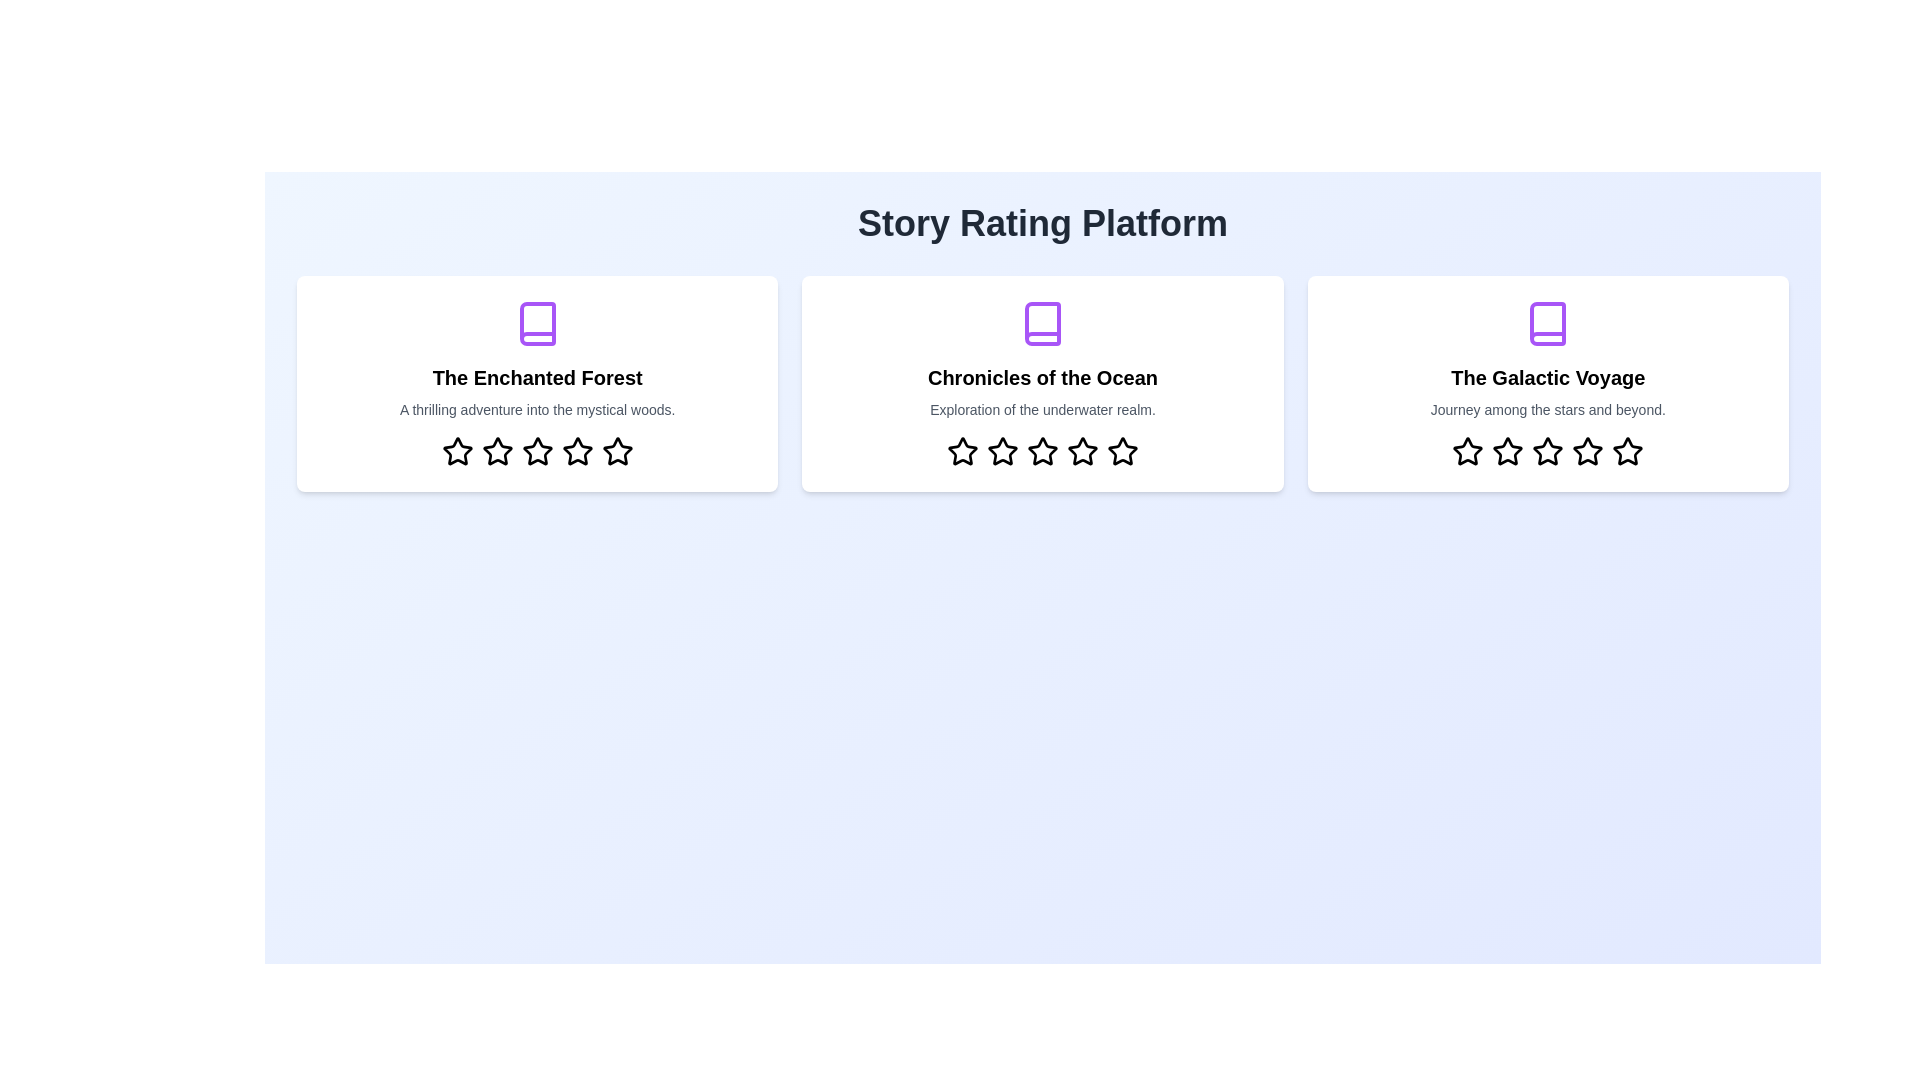  Describe the element at coordinates (537, 451) in the screenshot. I see `the star corresponding to 3 rating in the 'The Enchanted Forest' story card` at that location.